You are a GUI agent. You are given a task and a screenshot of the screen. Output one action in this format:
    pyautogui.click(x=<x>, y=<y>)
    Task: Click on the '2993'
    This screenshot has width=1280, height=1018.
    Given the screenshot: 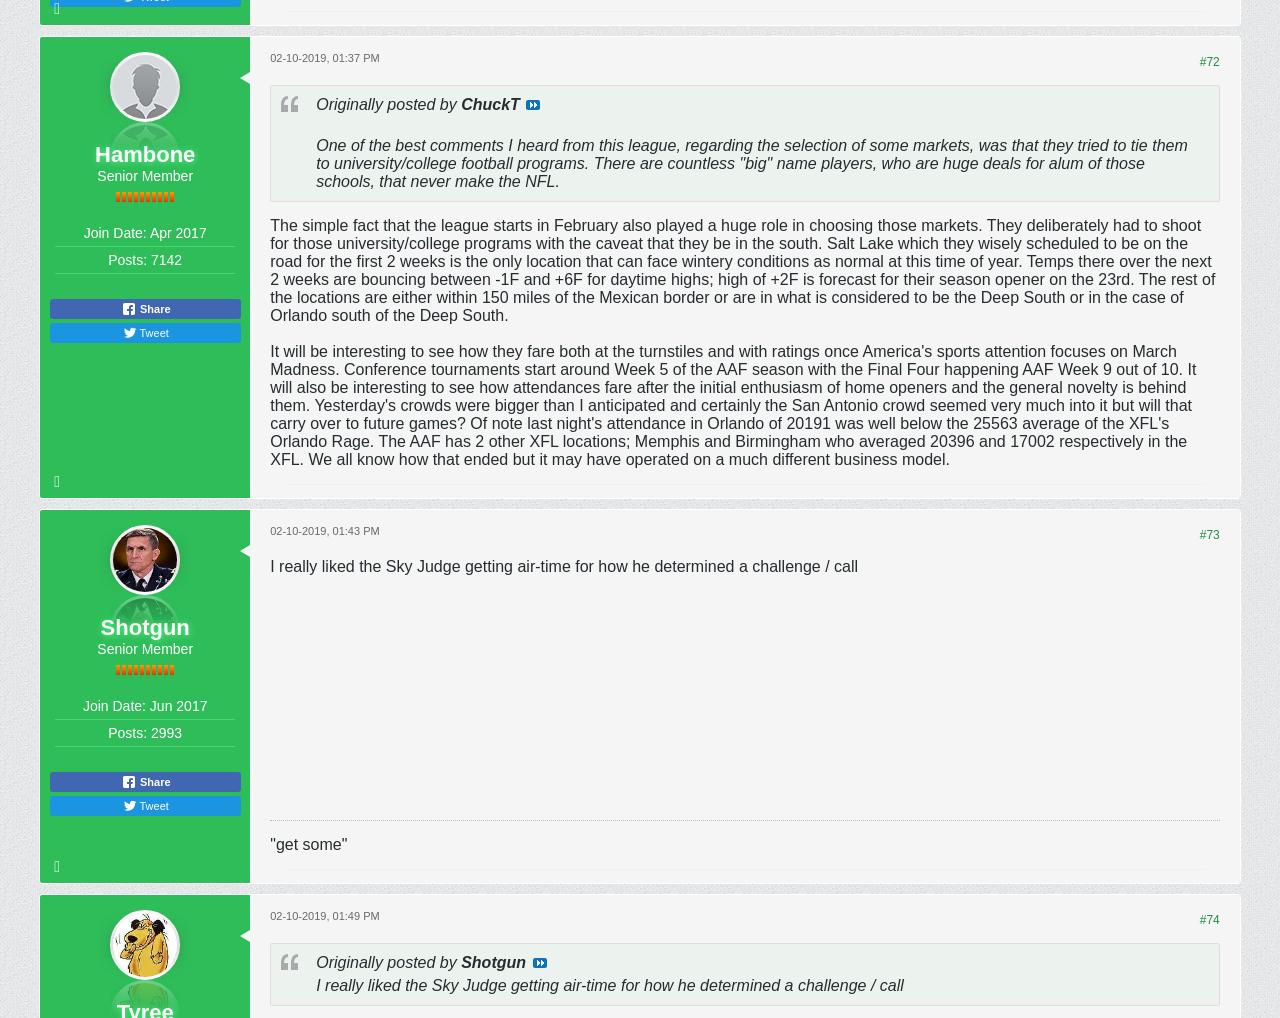 What is the action you would take?
    pyautogui.click(x=150, y=731)
    